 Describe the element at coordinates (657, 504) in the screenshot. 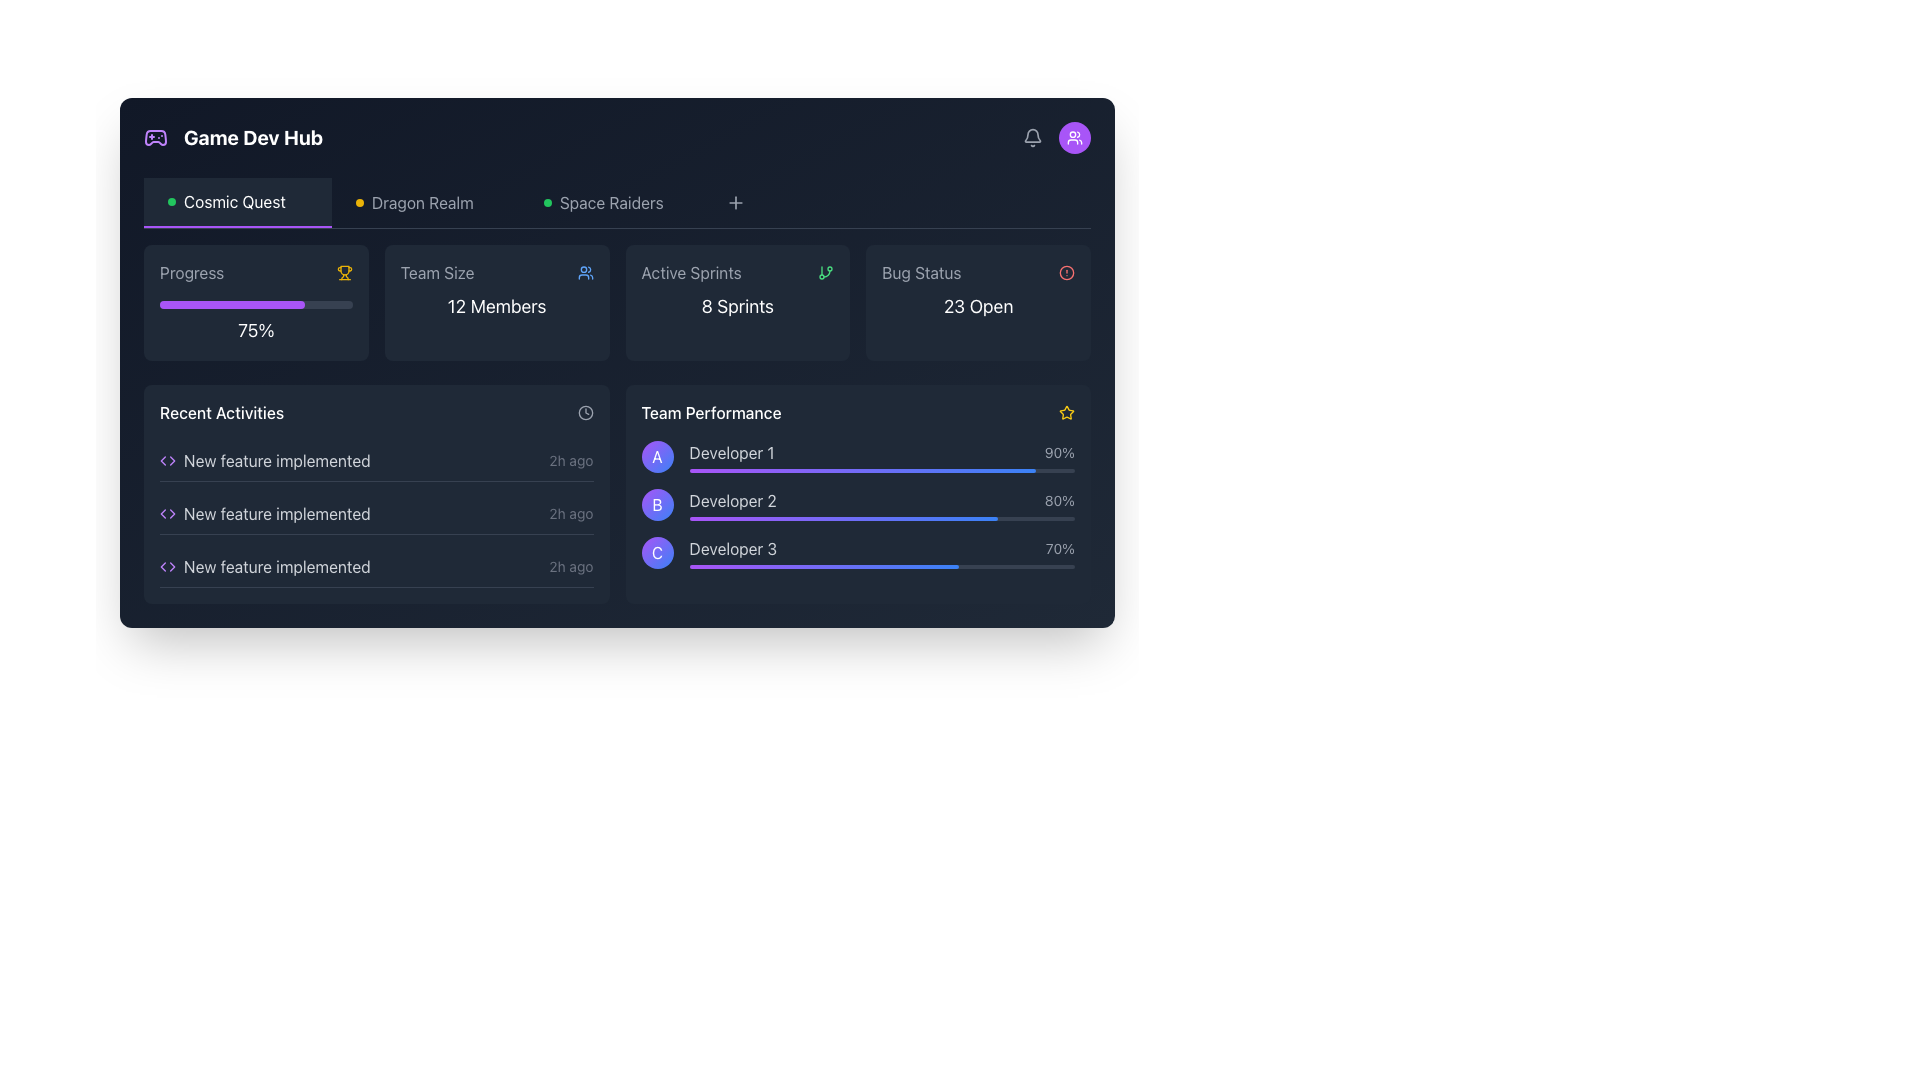

I see `the circular badge with a gradient color transitioning from purple to blue, which contains a white uppercase letter 'B', located in the 'Team Performance' section` at that location.